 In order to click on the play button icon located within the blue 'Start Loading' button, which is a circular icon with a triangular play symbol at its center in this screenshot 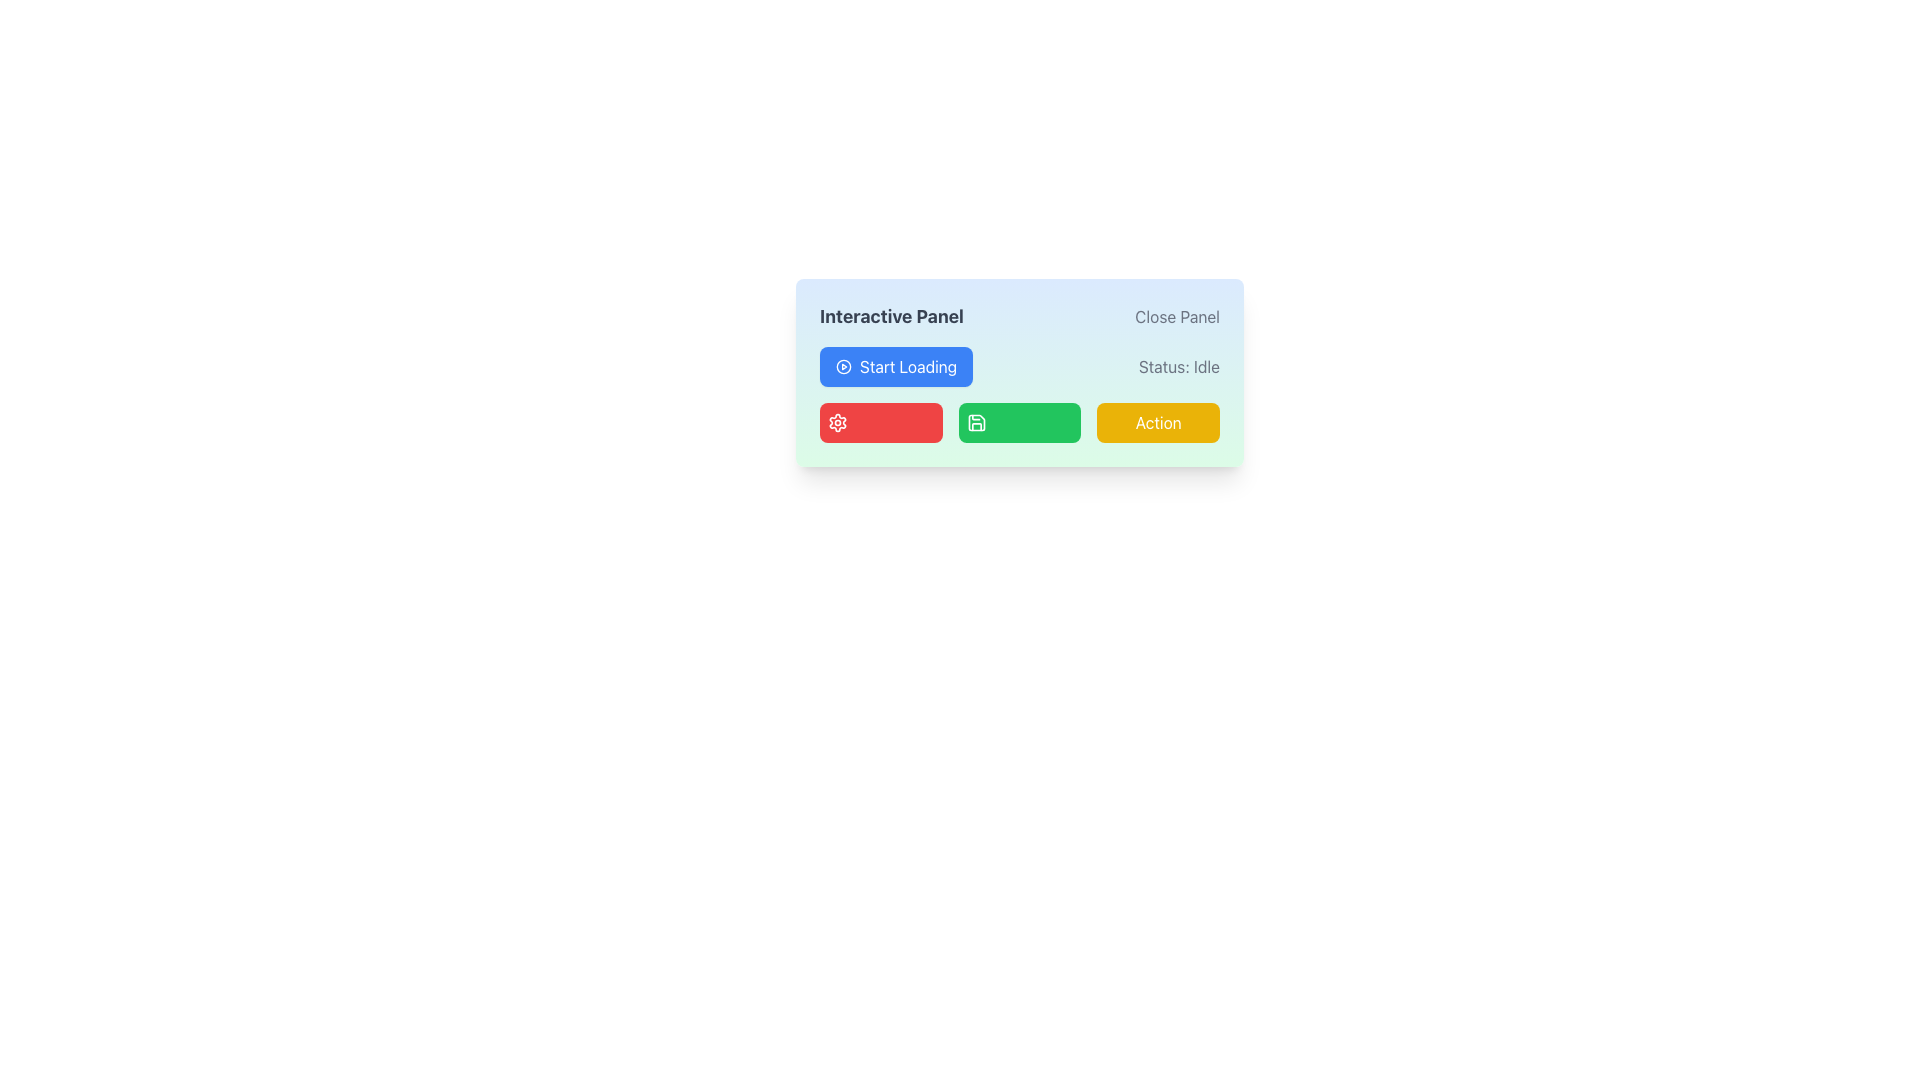, I will do `click(844, 366)`.